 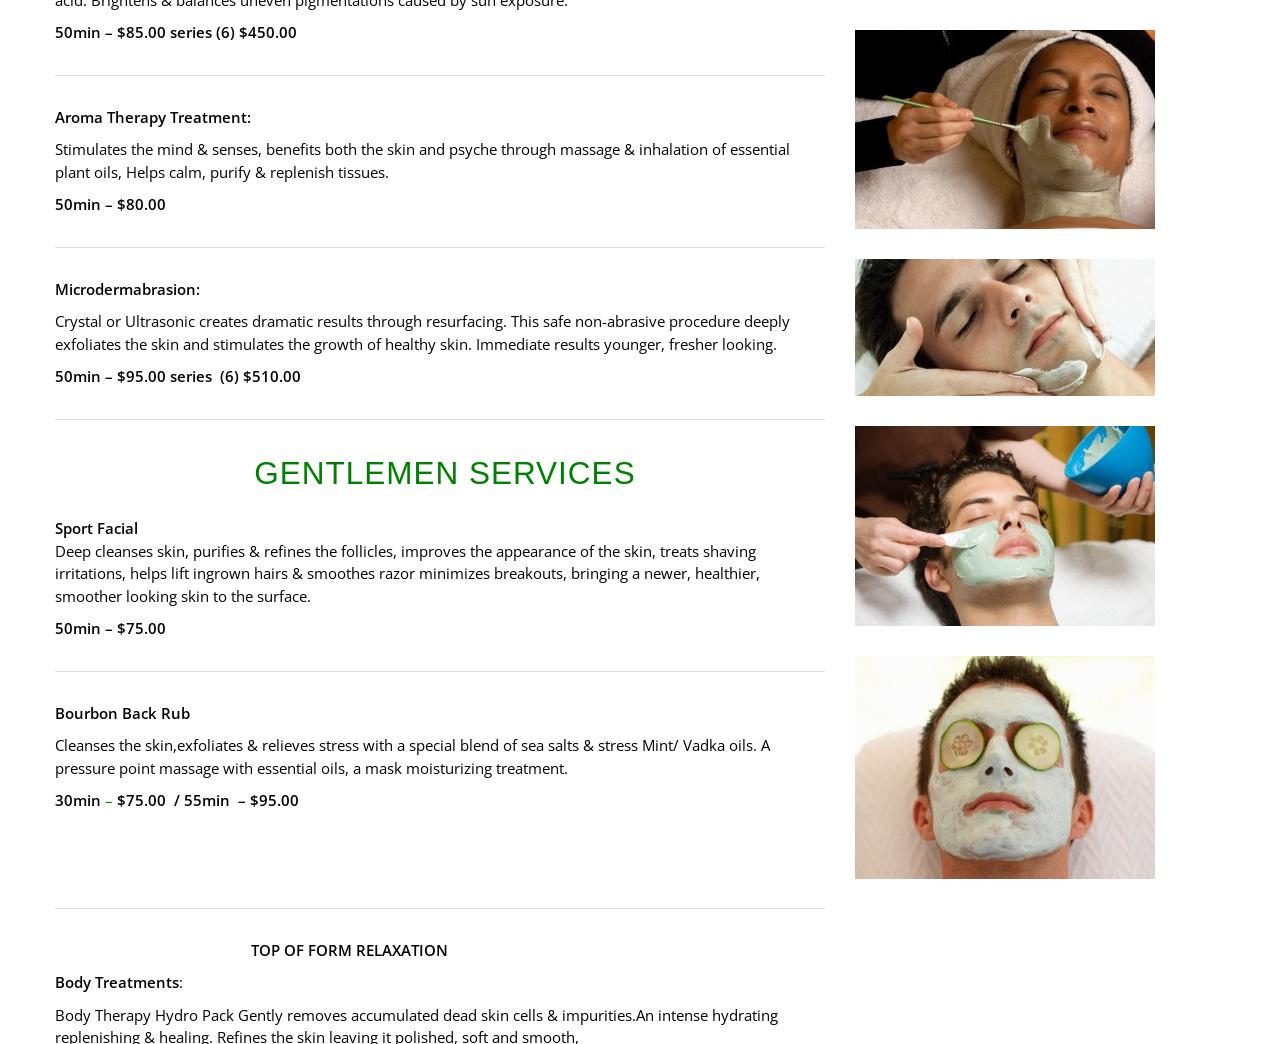 I want to click on '50min – $80.00', so click(x=111, y=203).